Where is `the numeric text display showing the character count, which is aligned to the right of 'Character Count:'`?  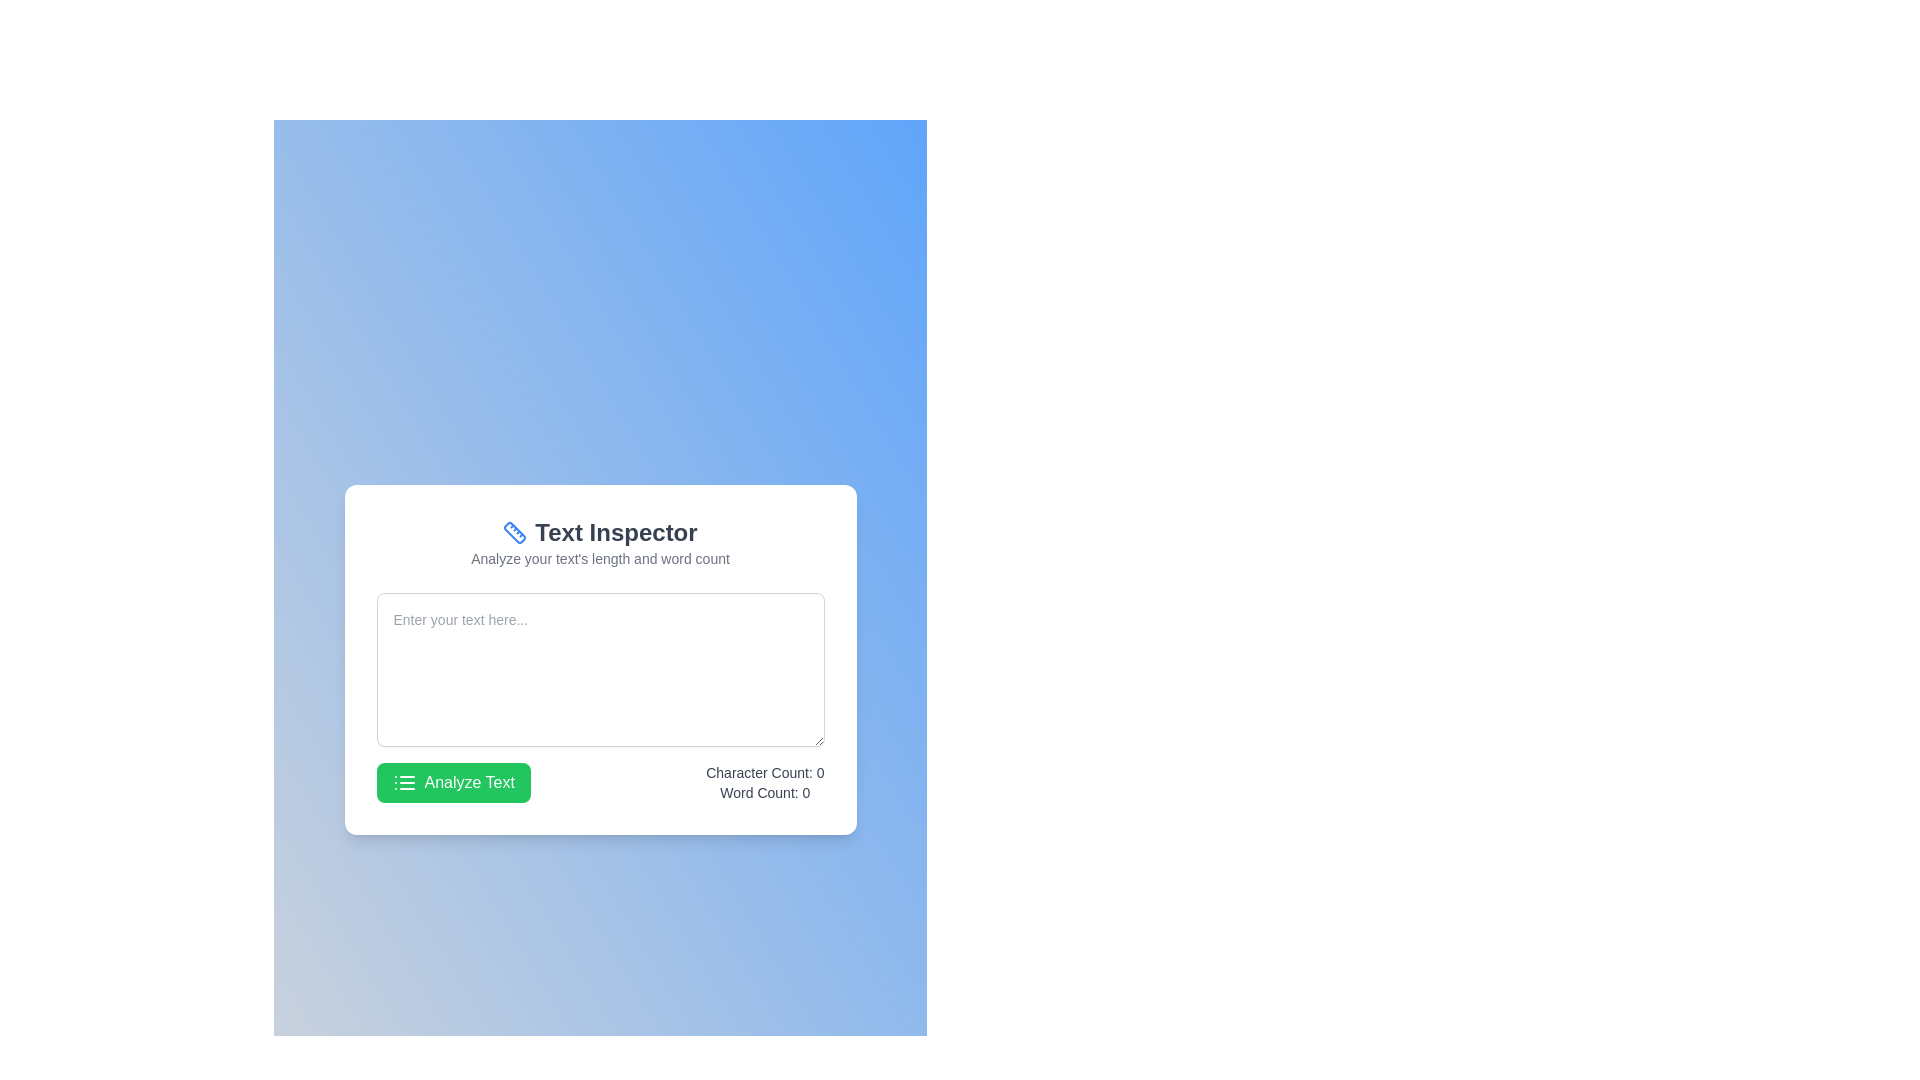 the numeric text display showing the character count, which is aligned to the right of 'Character Count:' is located at coordinates (820, 771).